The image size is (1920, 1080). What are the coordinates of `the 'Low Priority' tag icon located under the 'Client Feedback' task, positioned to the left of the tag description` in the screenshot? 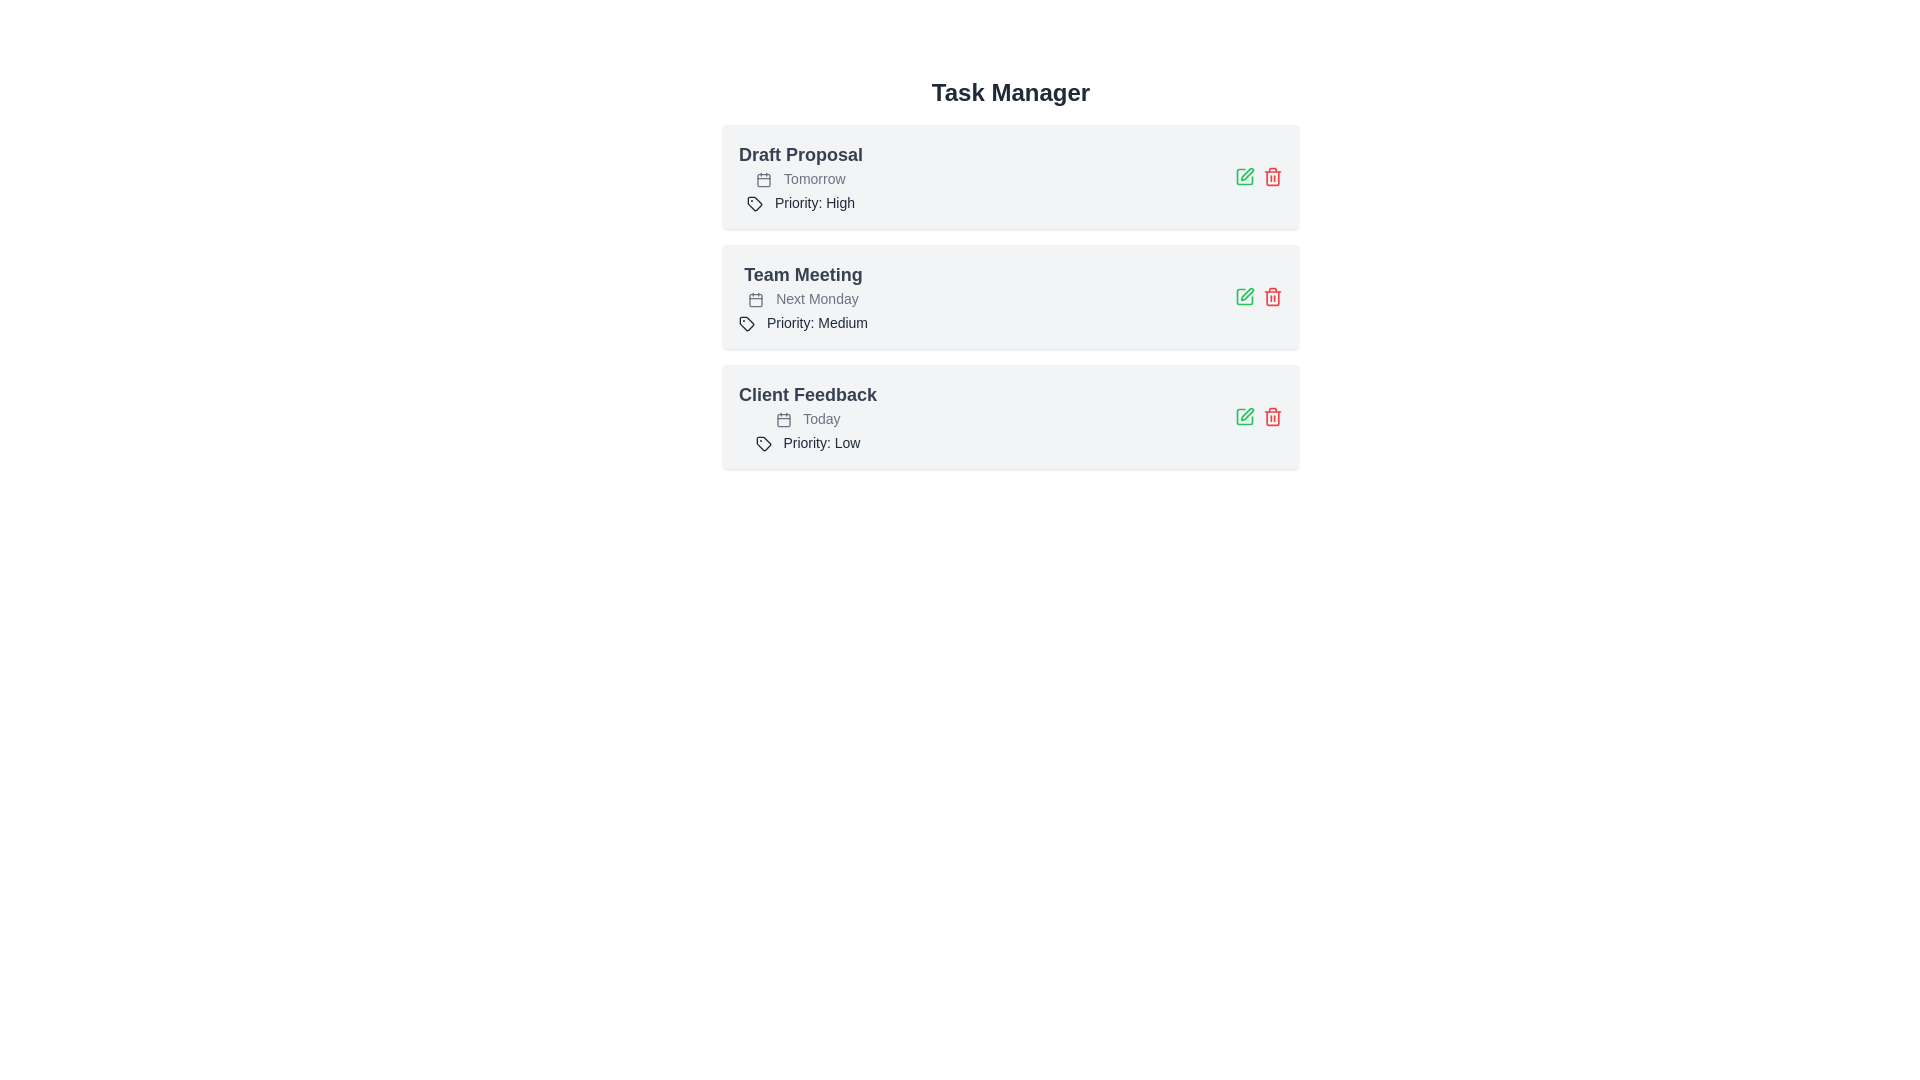 It's located at (762, 443).